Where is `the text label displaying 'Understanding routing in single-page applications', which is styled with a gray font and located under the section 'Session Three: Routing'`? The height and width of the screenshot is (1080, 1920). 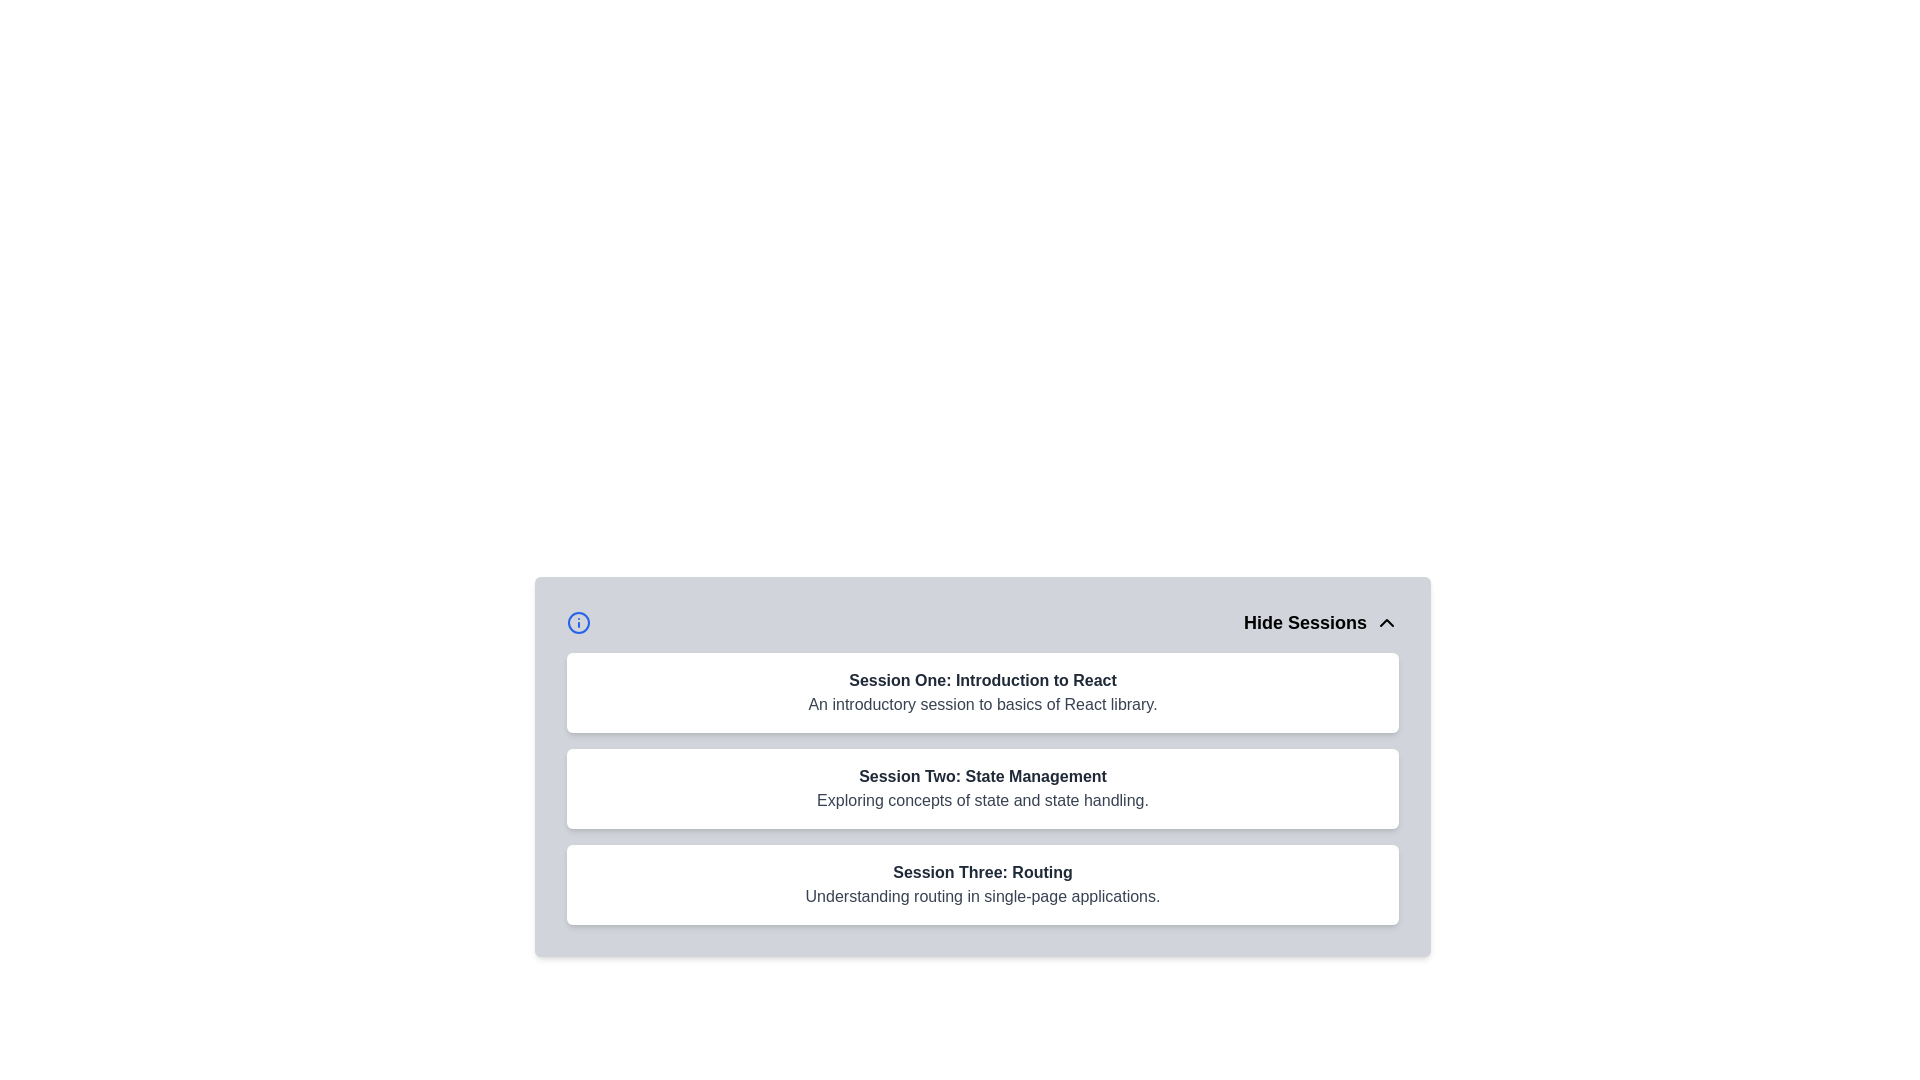
the text label displaying 'Understanding routing in single-page applications', which is styled with a gray font and located under the section 'Session Three: Routing' is located at coordinates (983, 896).